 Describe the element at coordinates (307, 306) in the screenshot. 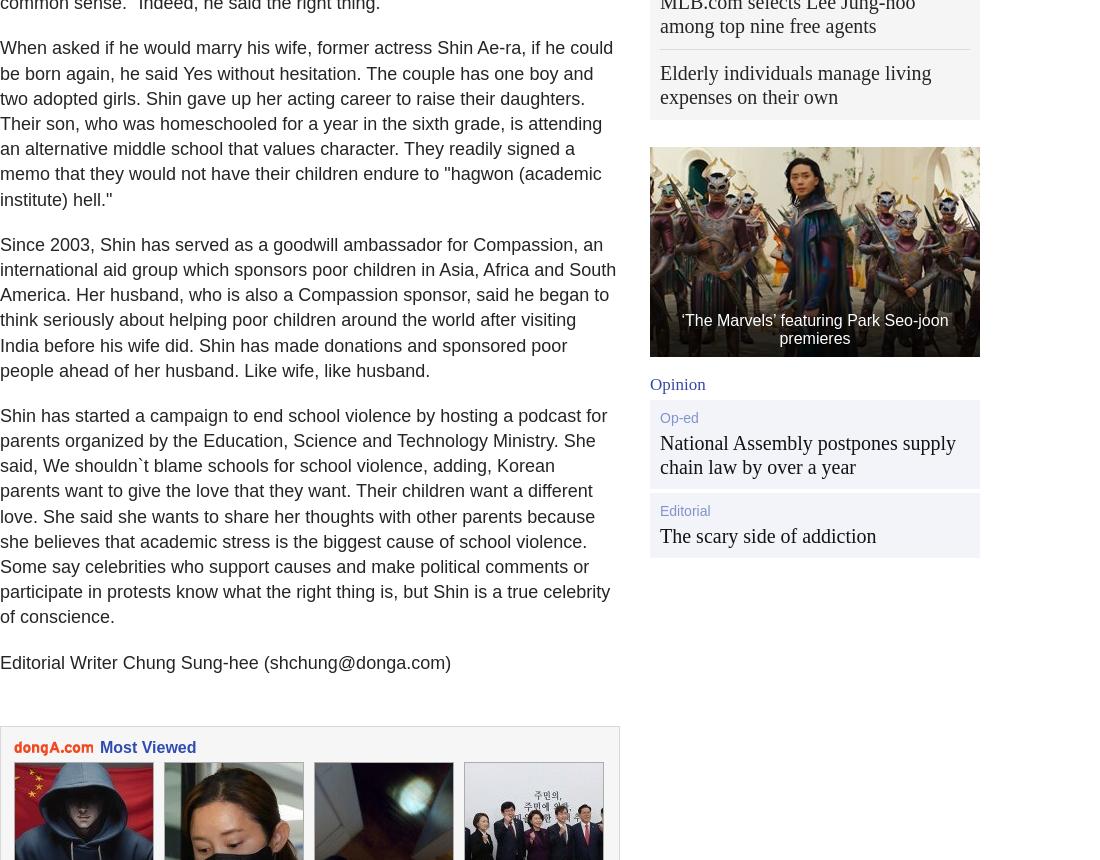

I see `'Since 2003, Shin has served as a goodwill ambassador for Compassion, an international aid group which sponsors poor children in Asia, Africa and South America. Her husband, who is also a Compassion sponsor, said he began to think seriously about helping poor children around the world after visiting India before his wife did. Shin has made donations and sponsored poor people ahead of her husband. Like wife, like husband.'` at that location.